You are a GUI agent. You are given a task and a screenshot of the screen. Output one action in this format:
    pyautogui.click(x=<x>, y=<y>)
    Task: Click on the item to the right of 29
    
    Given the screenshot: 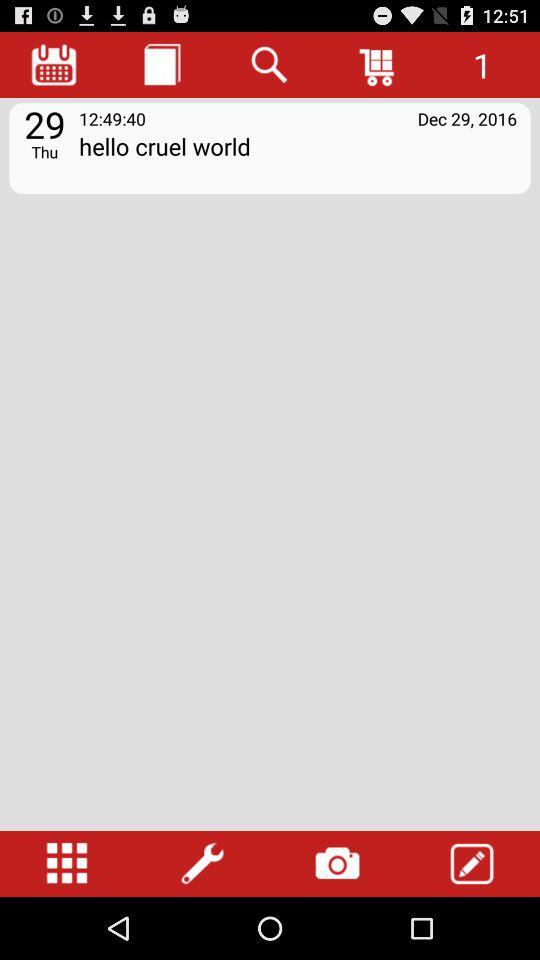 What is the action you would take?
    pyautogui.click(x=112, y=118)
    